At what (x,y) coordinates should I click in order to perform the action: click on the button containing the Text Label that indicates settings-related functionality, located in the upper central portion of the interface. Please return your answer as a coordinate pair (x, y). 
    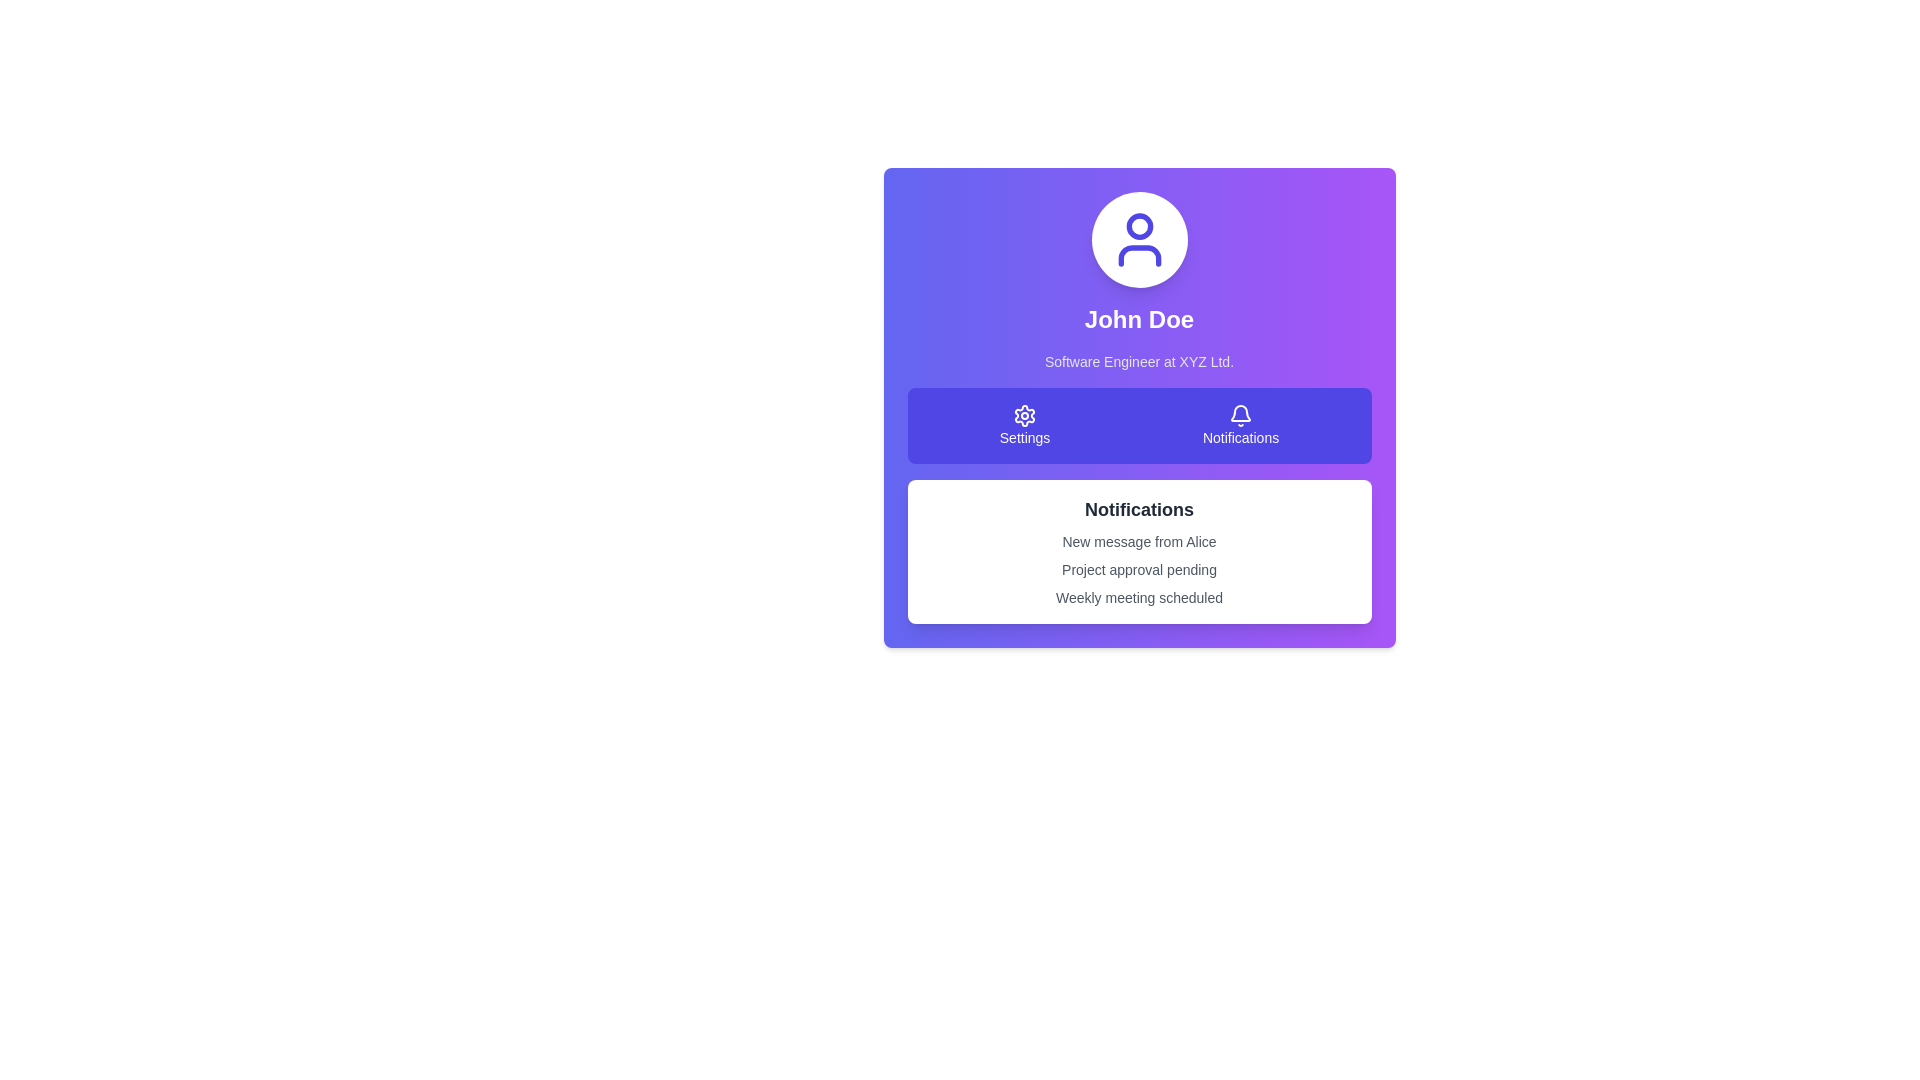
    Looking at the image, I should click on (1025, 437).